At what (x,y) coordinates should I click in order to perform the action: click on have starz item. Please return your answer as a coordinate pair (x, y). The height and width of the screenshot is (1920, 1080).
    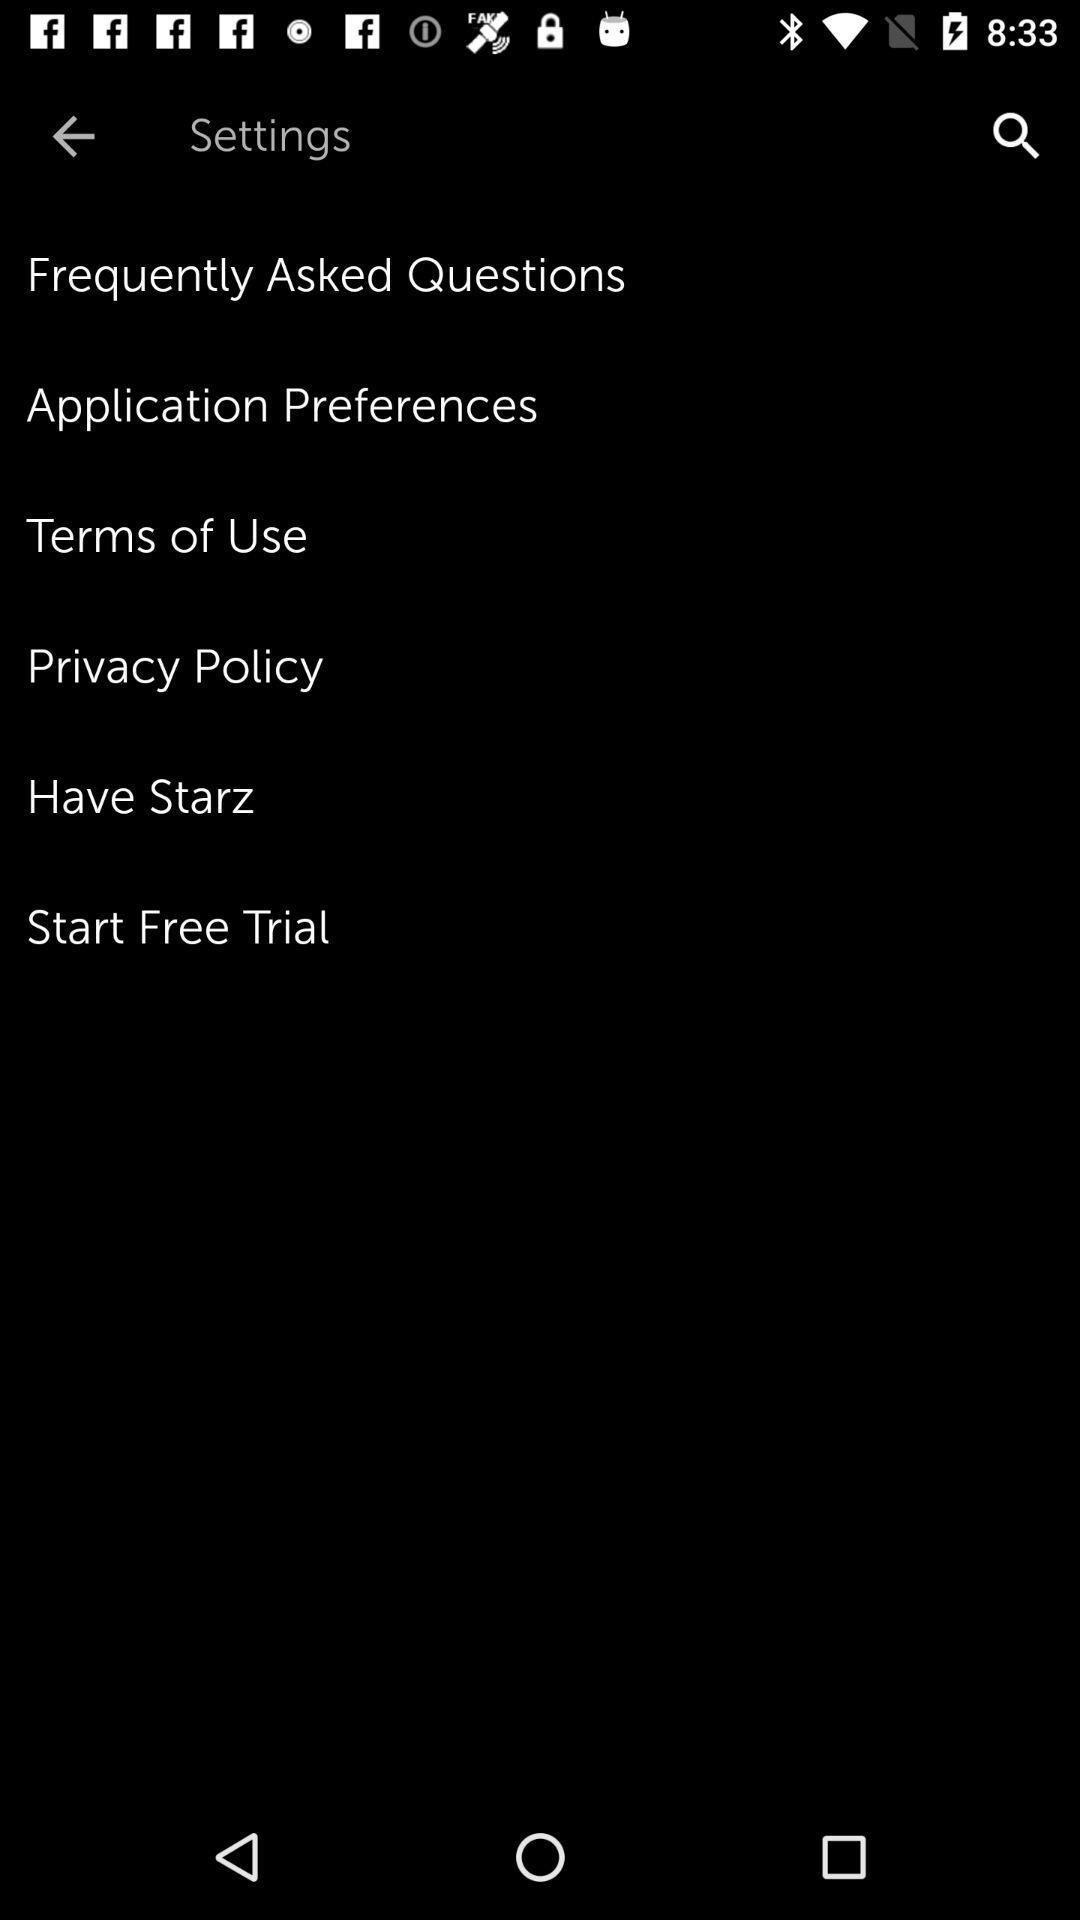
    Looking at the image, I should click on (553, 796).